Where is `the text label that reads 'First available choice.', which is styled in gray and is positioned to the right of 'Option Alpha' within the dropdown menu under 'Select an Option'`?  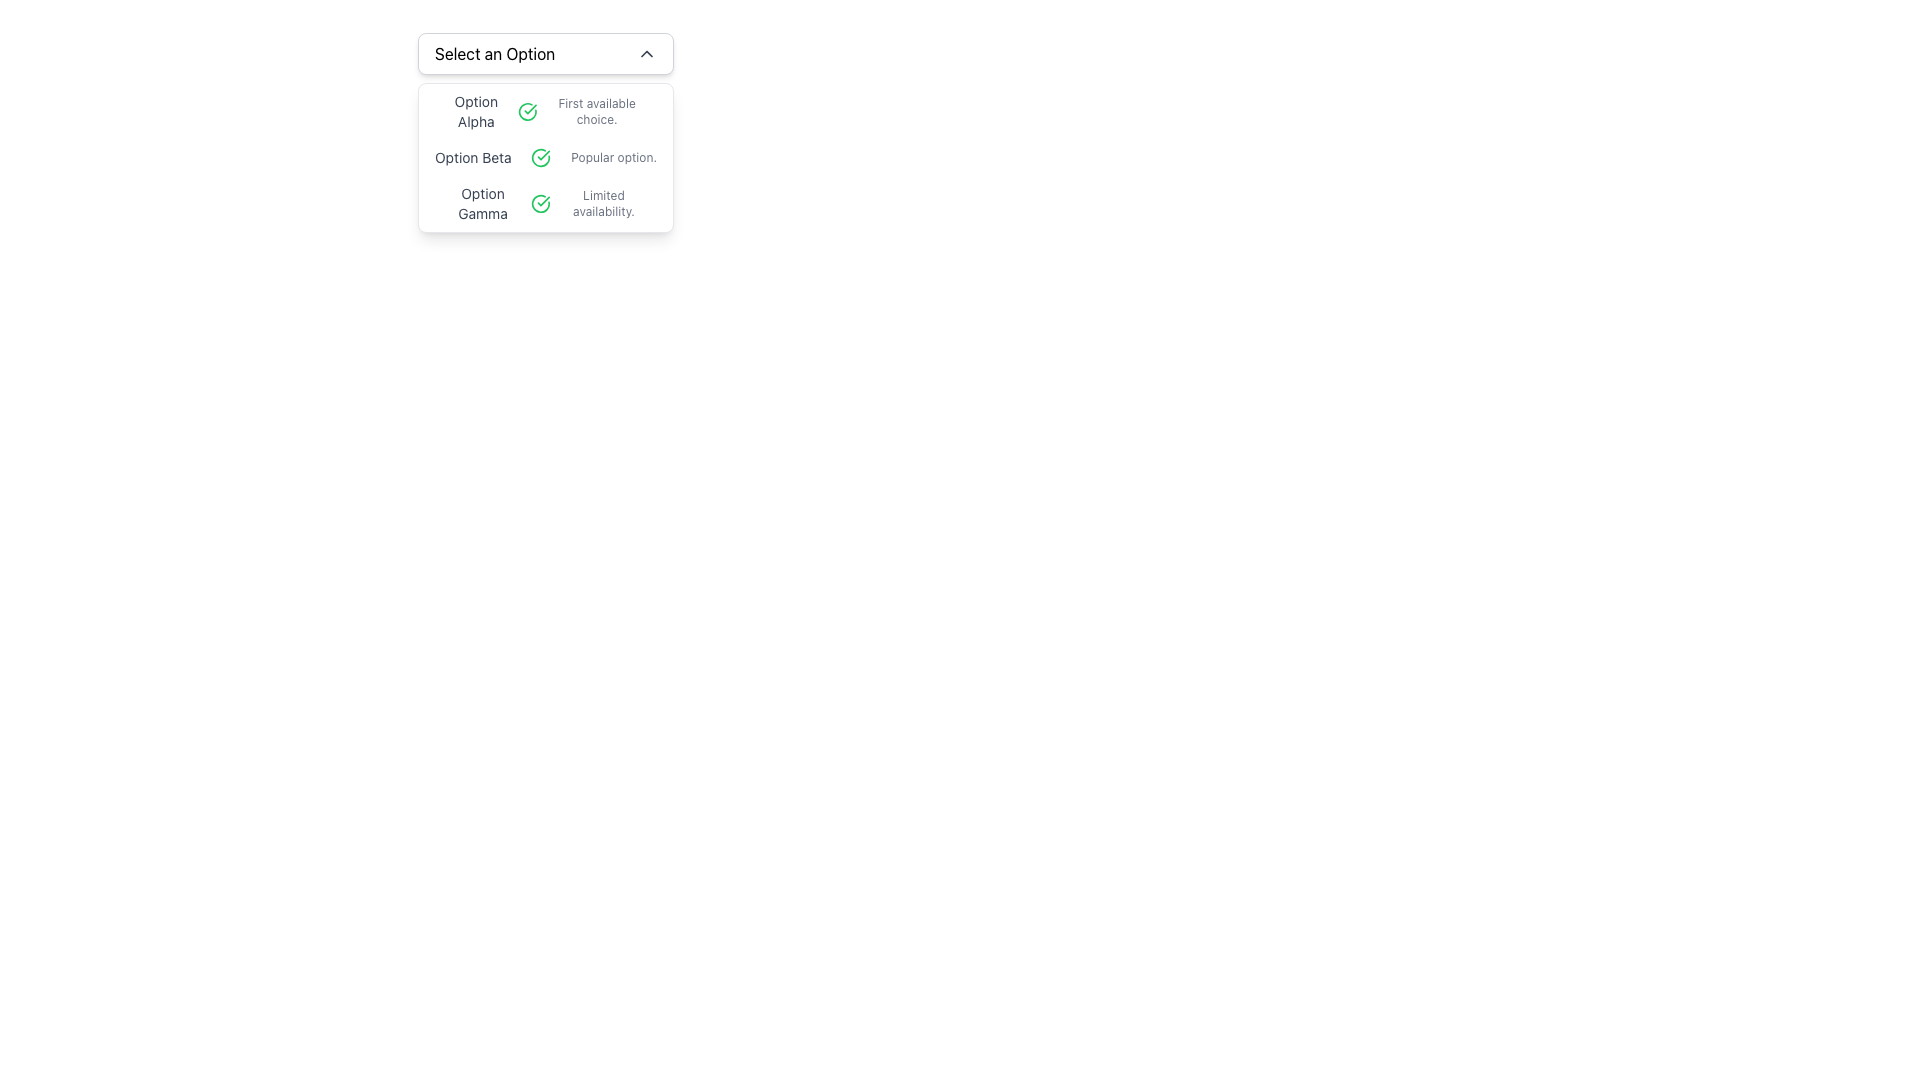
the text label that reads 'First available choice.', which is styled in gray and is positioned to the right of 'Option Alpha' within the dropdown menu under 'Select an Option' is located at coordinates (596, 111).